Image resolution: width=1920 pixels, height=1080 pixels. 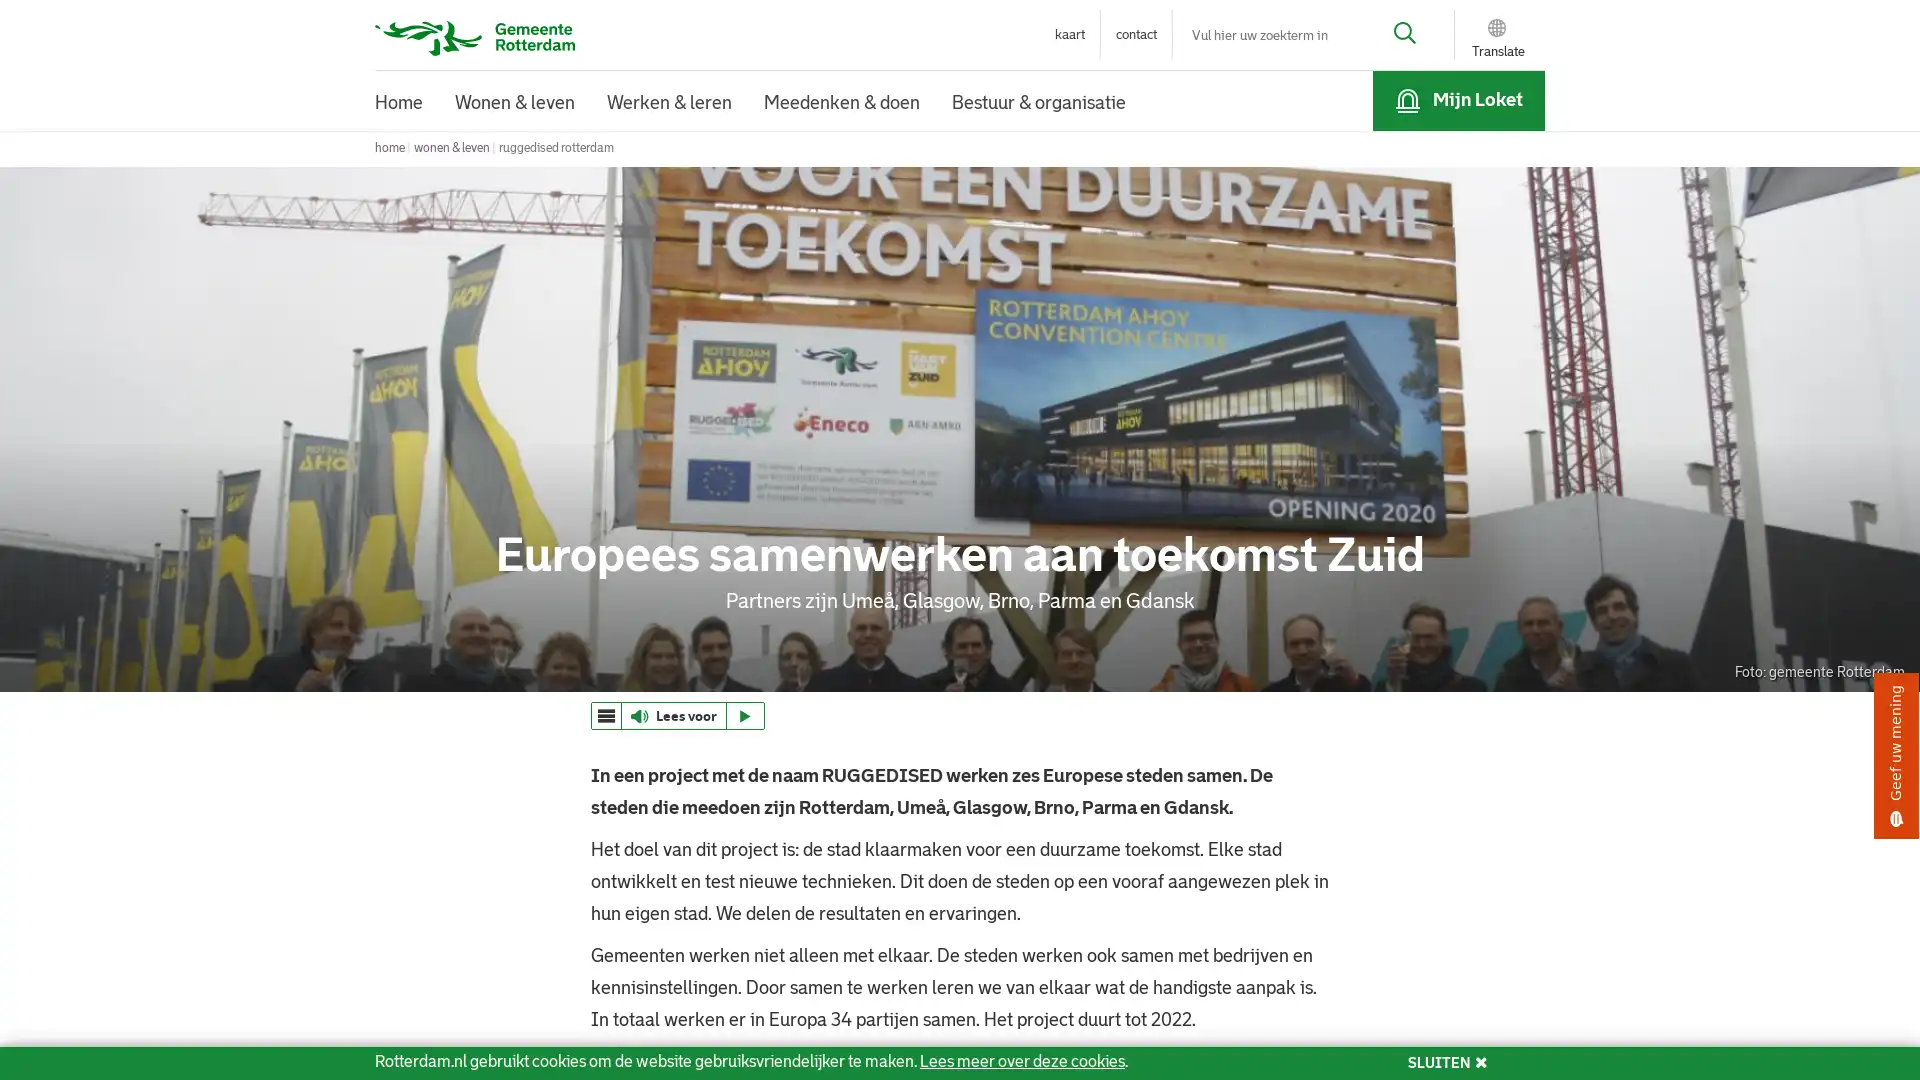 I want to click on webReader menu, so click(x=605, y=715).